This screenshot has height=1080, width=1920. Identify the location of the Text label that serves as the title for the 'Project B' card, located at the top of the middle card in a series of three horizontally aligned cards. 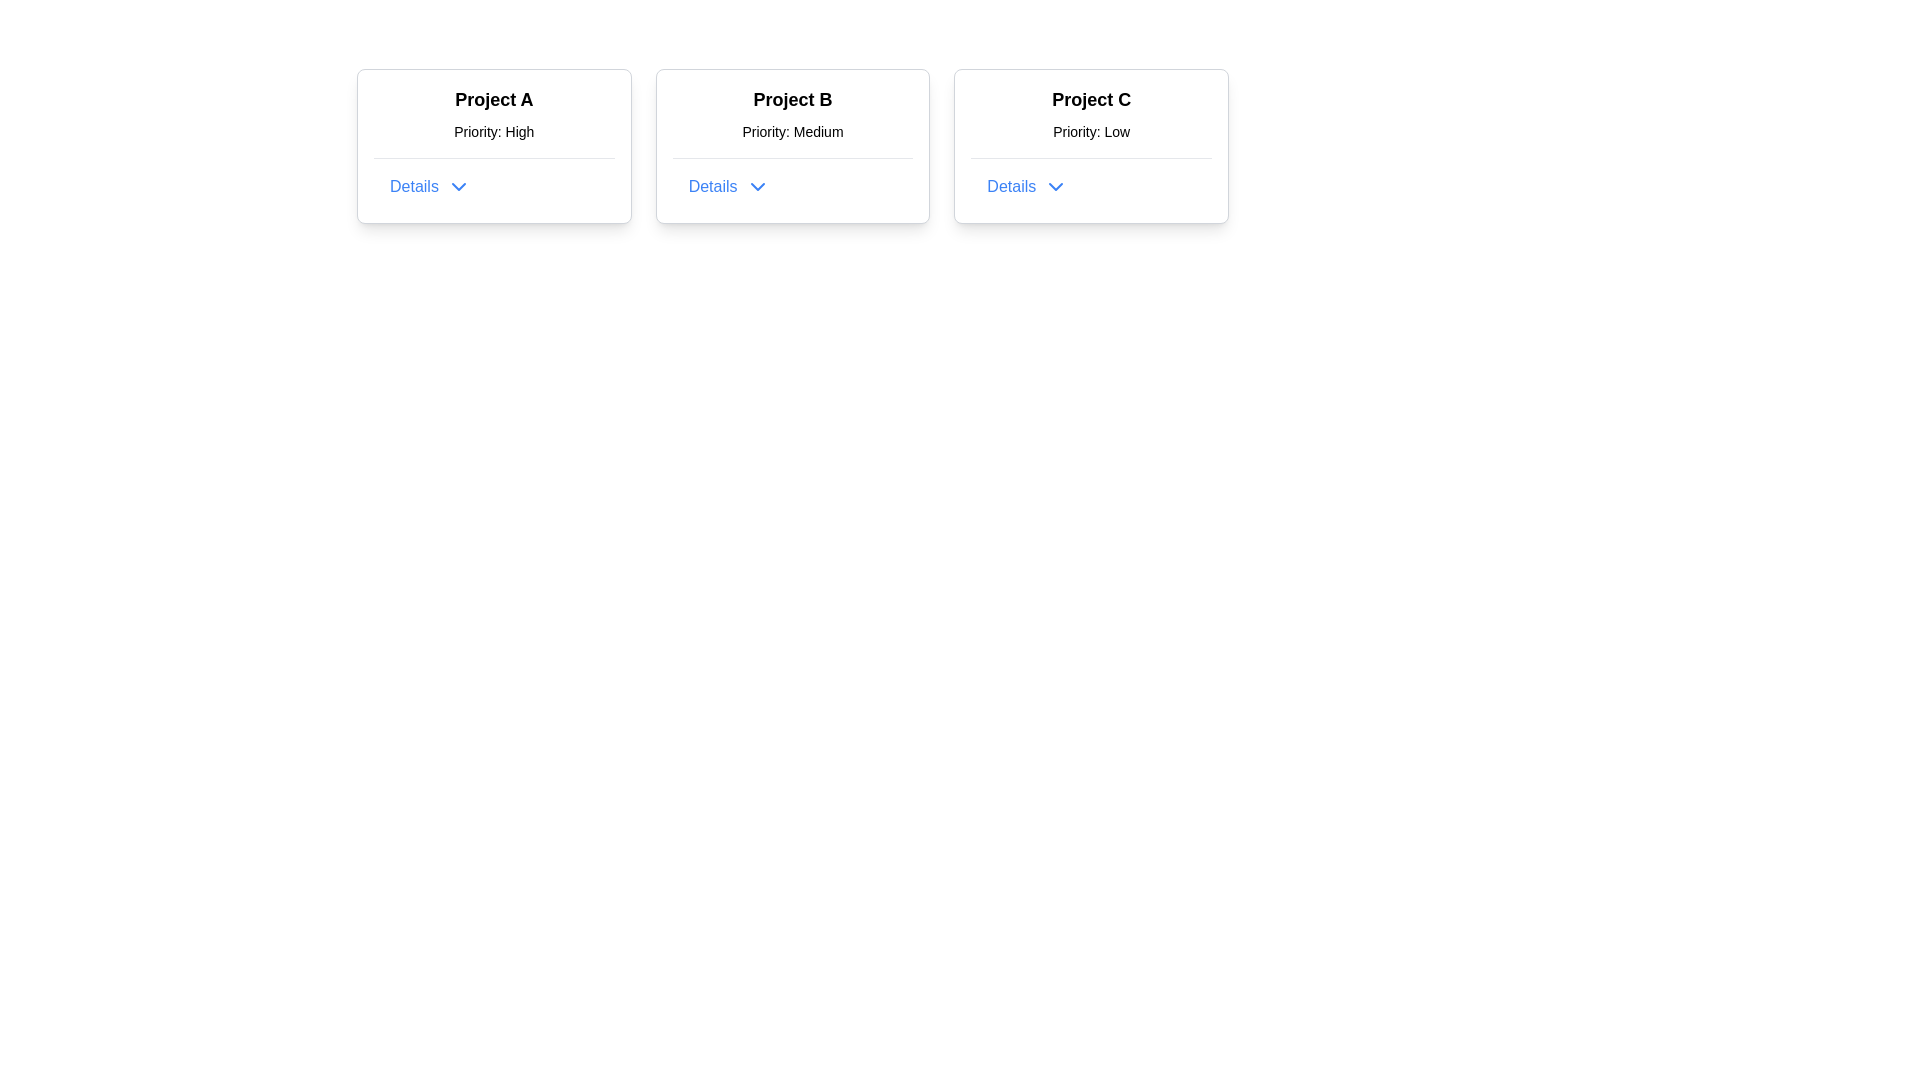
(791, 100).